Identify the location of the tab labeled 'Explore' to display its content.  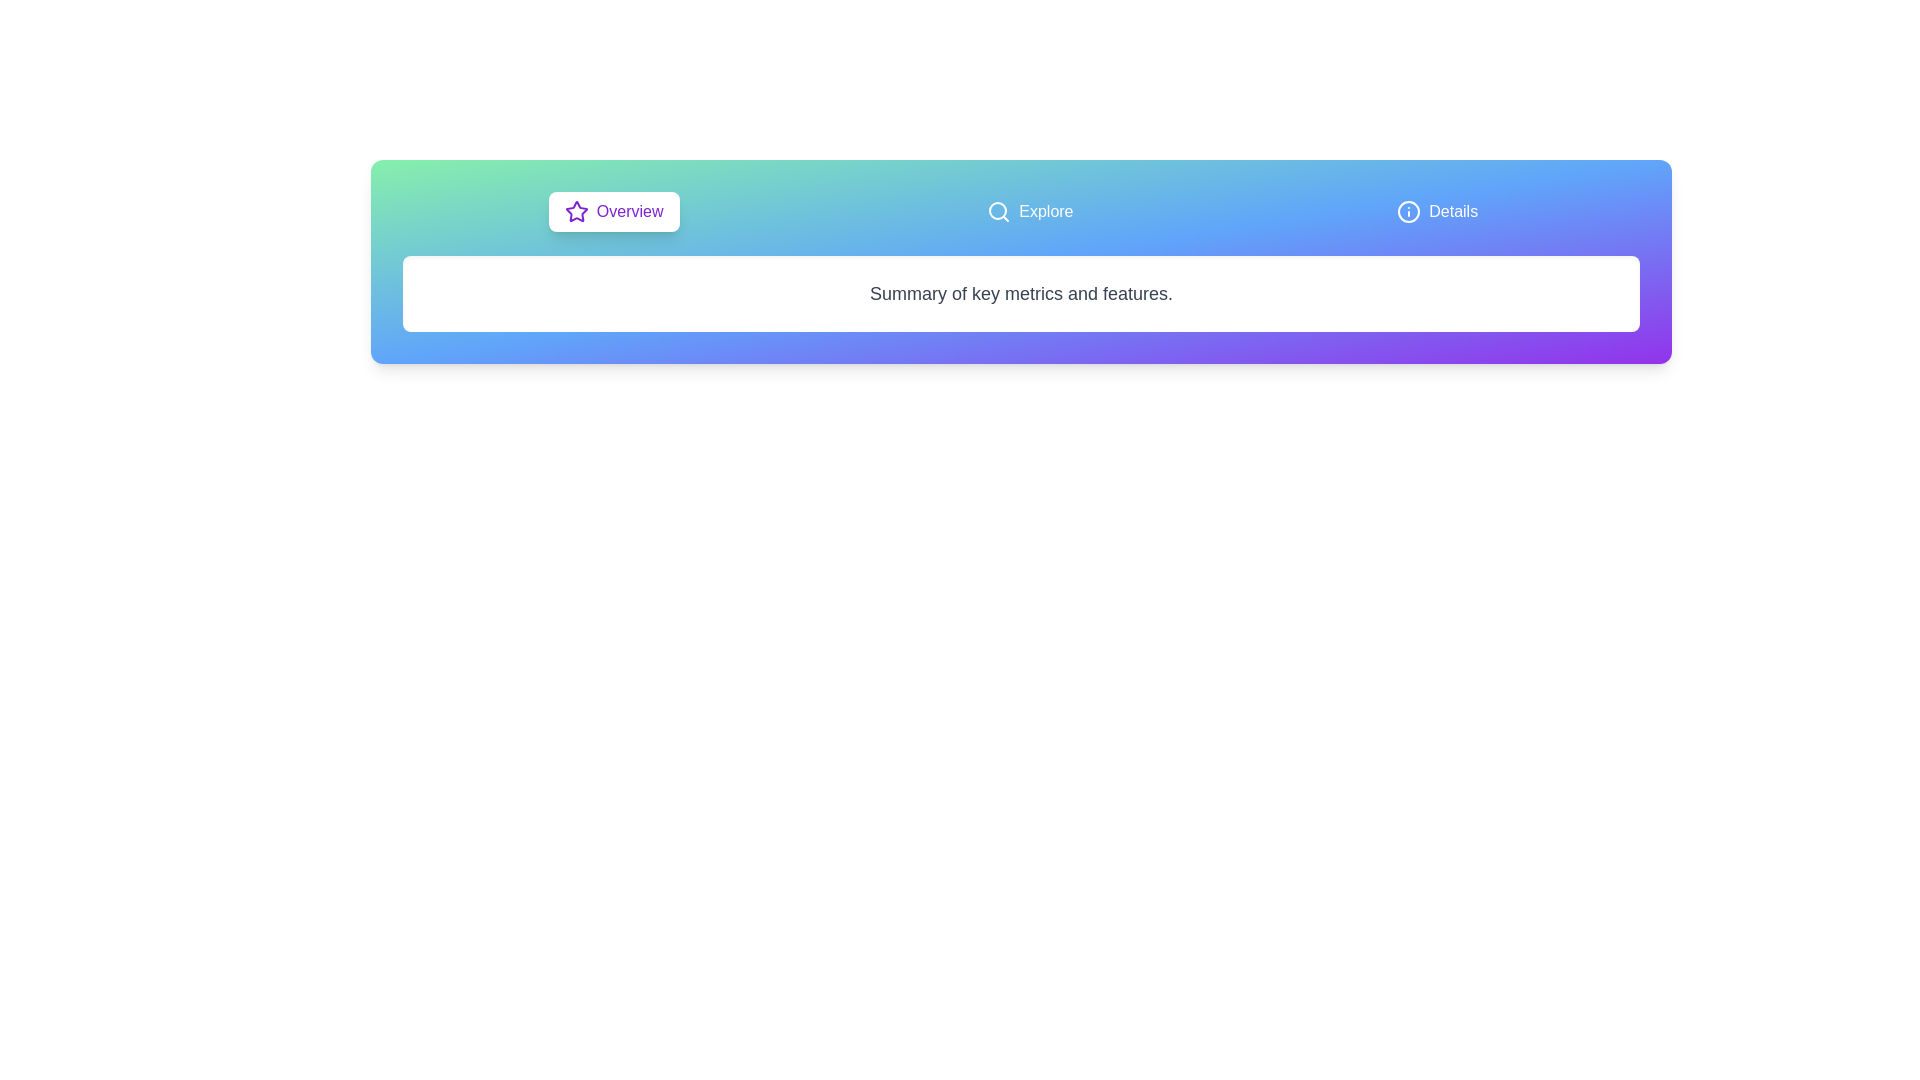
(1030, 212).